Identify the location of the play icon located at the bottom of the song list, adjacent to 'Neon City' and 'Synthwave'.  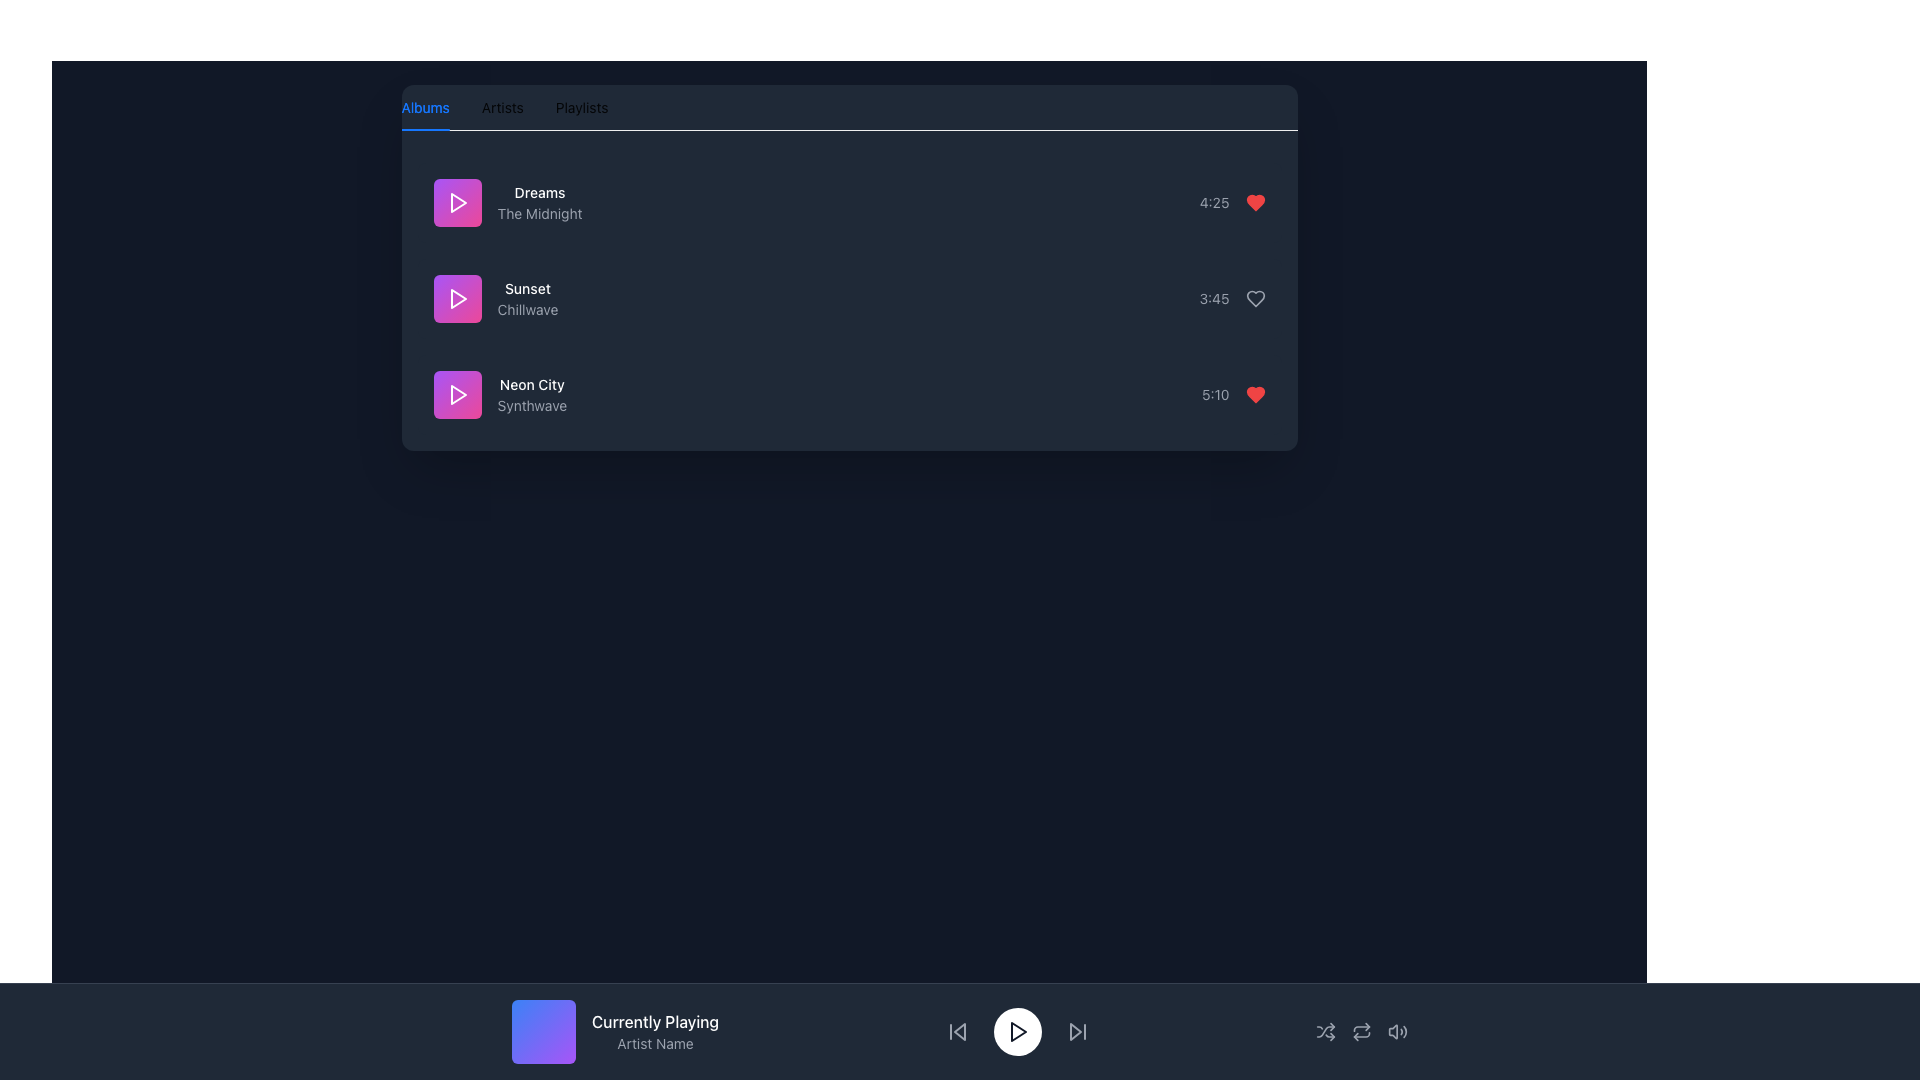
(457, 394).